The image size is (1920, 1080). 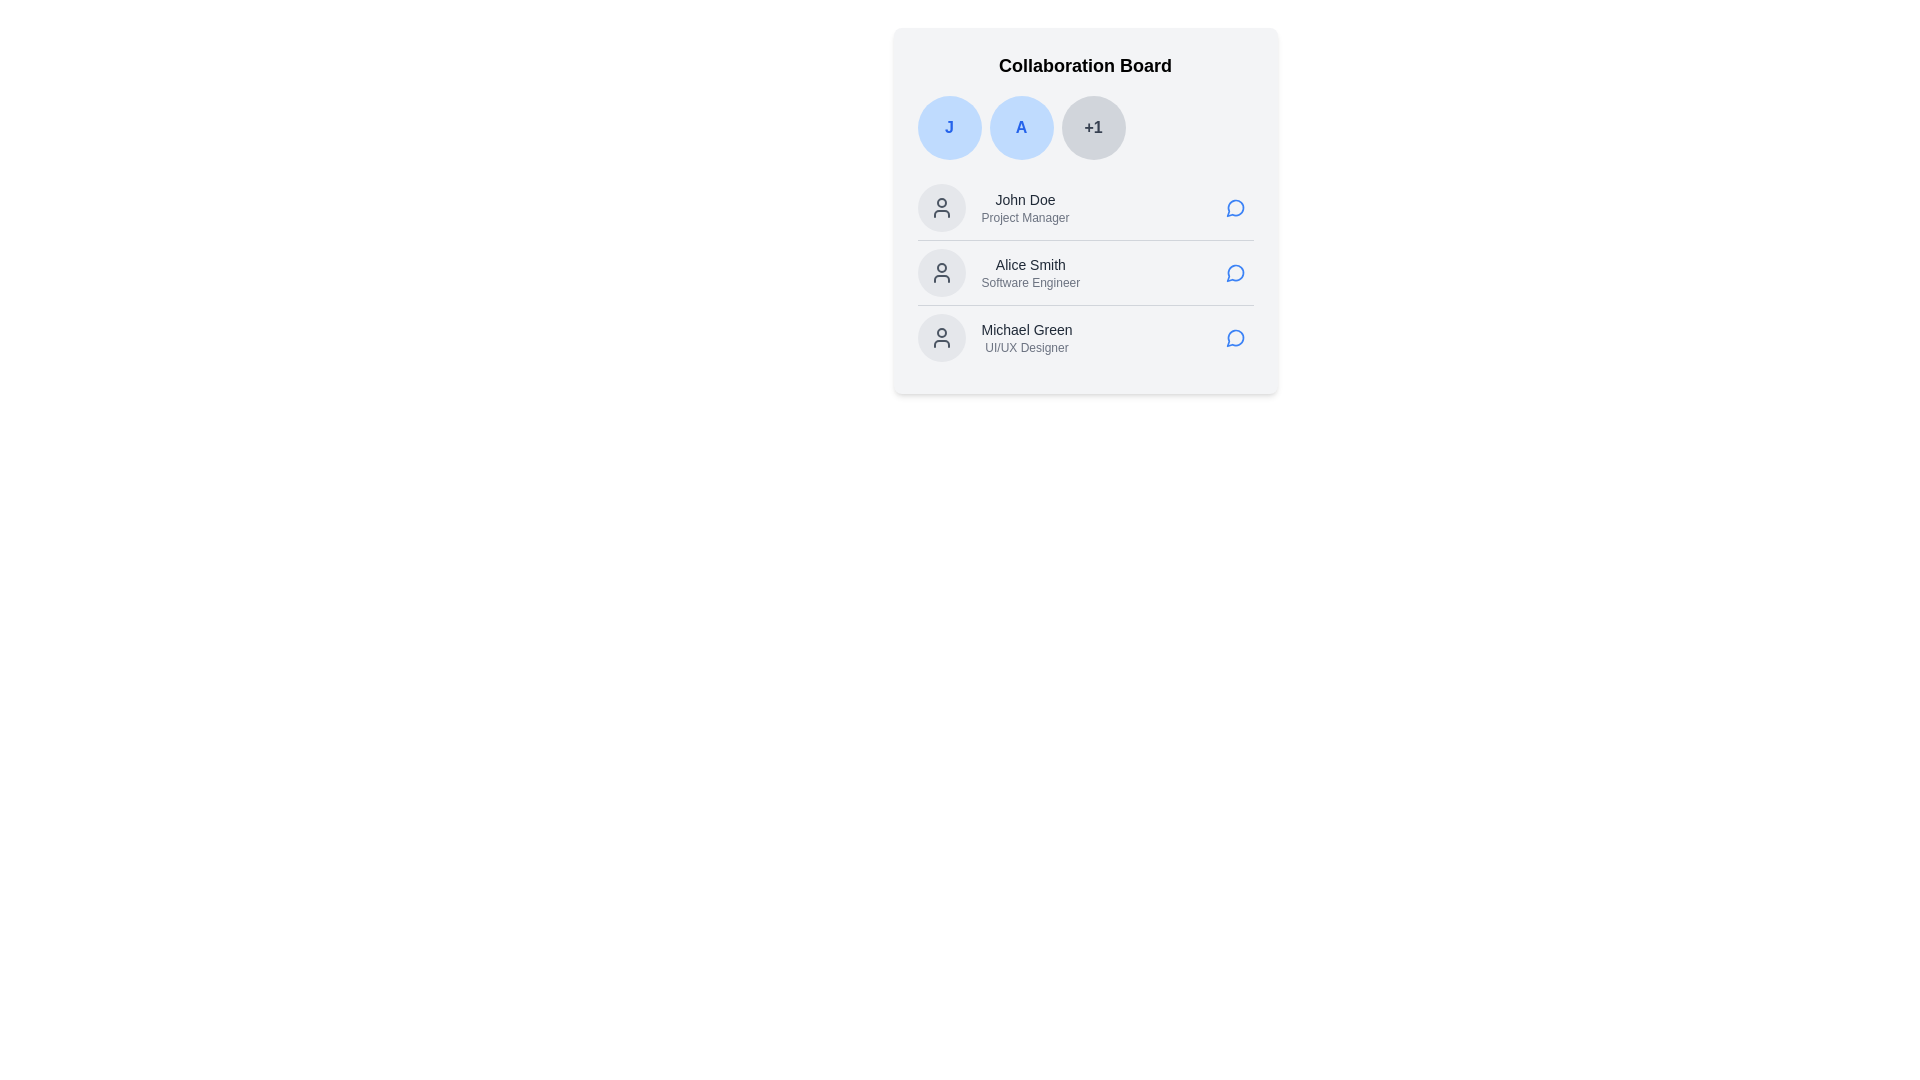 I want to click on the chat bubble icon button located in the action column next to 'Alice Smith' to initiate a message, so click(x=1234, y=273).